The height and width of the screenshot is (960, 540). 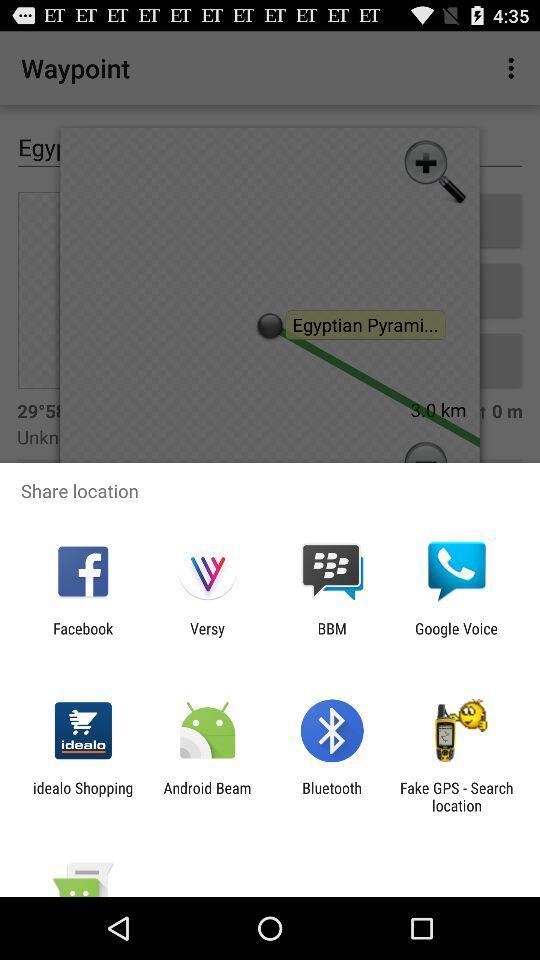 What do you see at coordinates (456, 796) in the screenshot?
I see `the app next to bluetooth app` at bounding box center [456, 796].